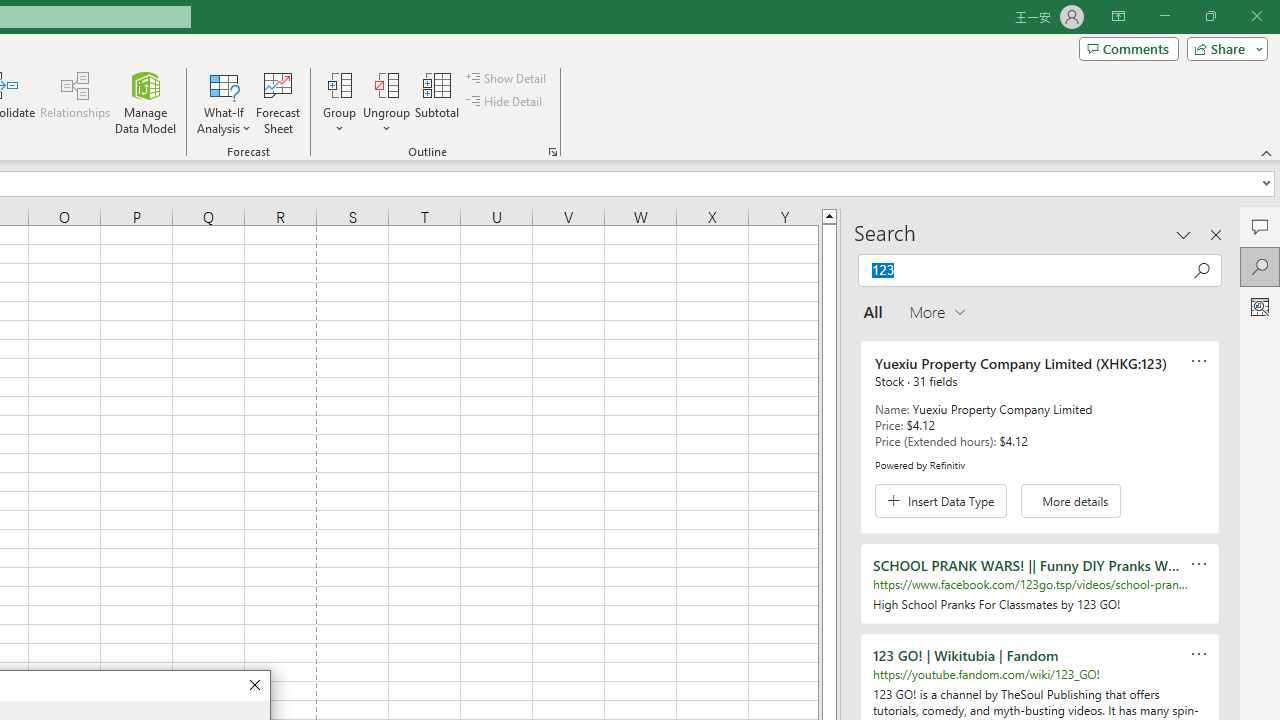 This screenshot has height=720, width=1280. Describe the element at coordinates (505, 101) in the screenshot. I see `'Hide Detail'` at that location.